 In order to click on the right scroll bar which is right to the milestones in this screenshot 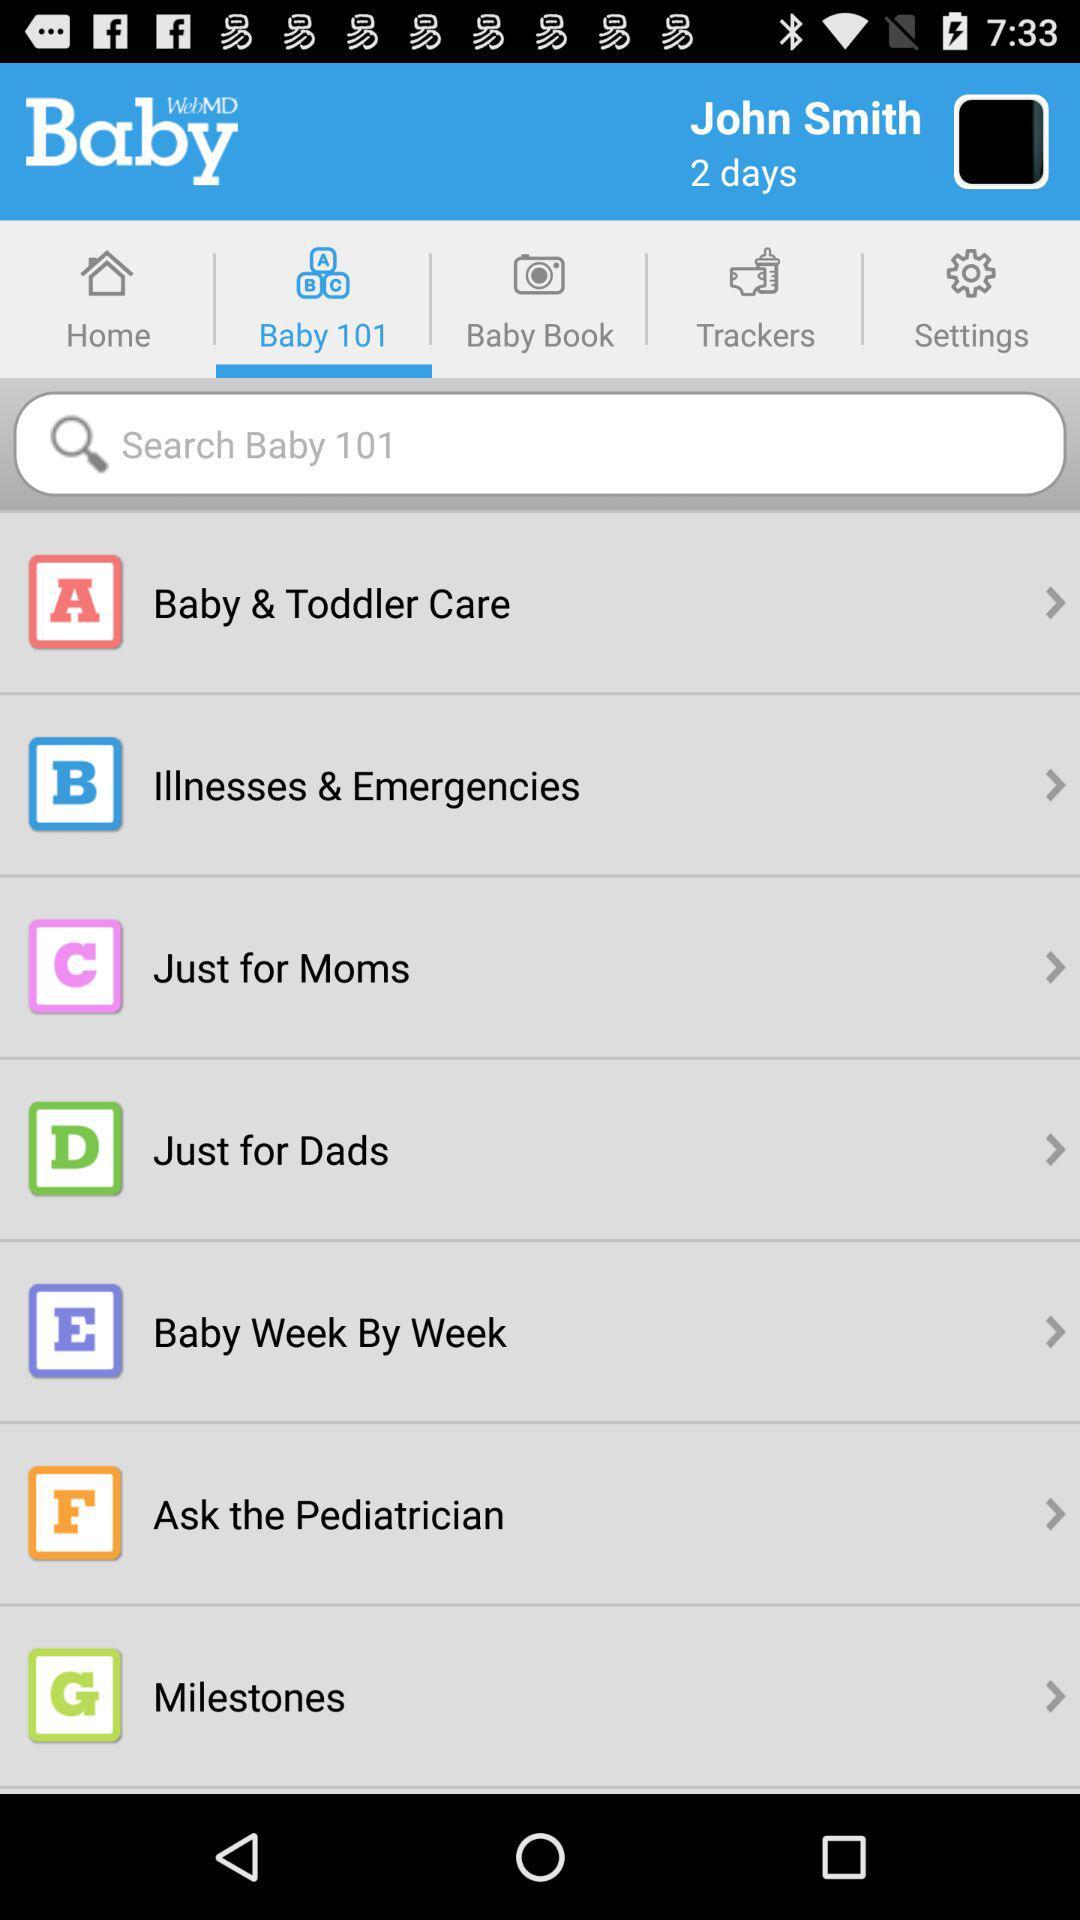, I will do `click(1055, 1694)`.